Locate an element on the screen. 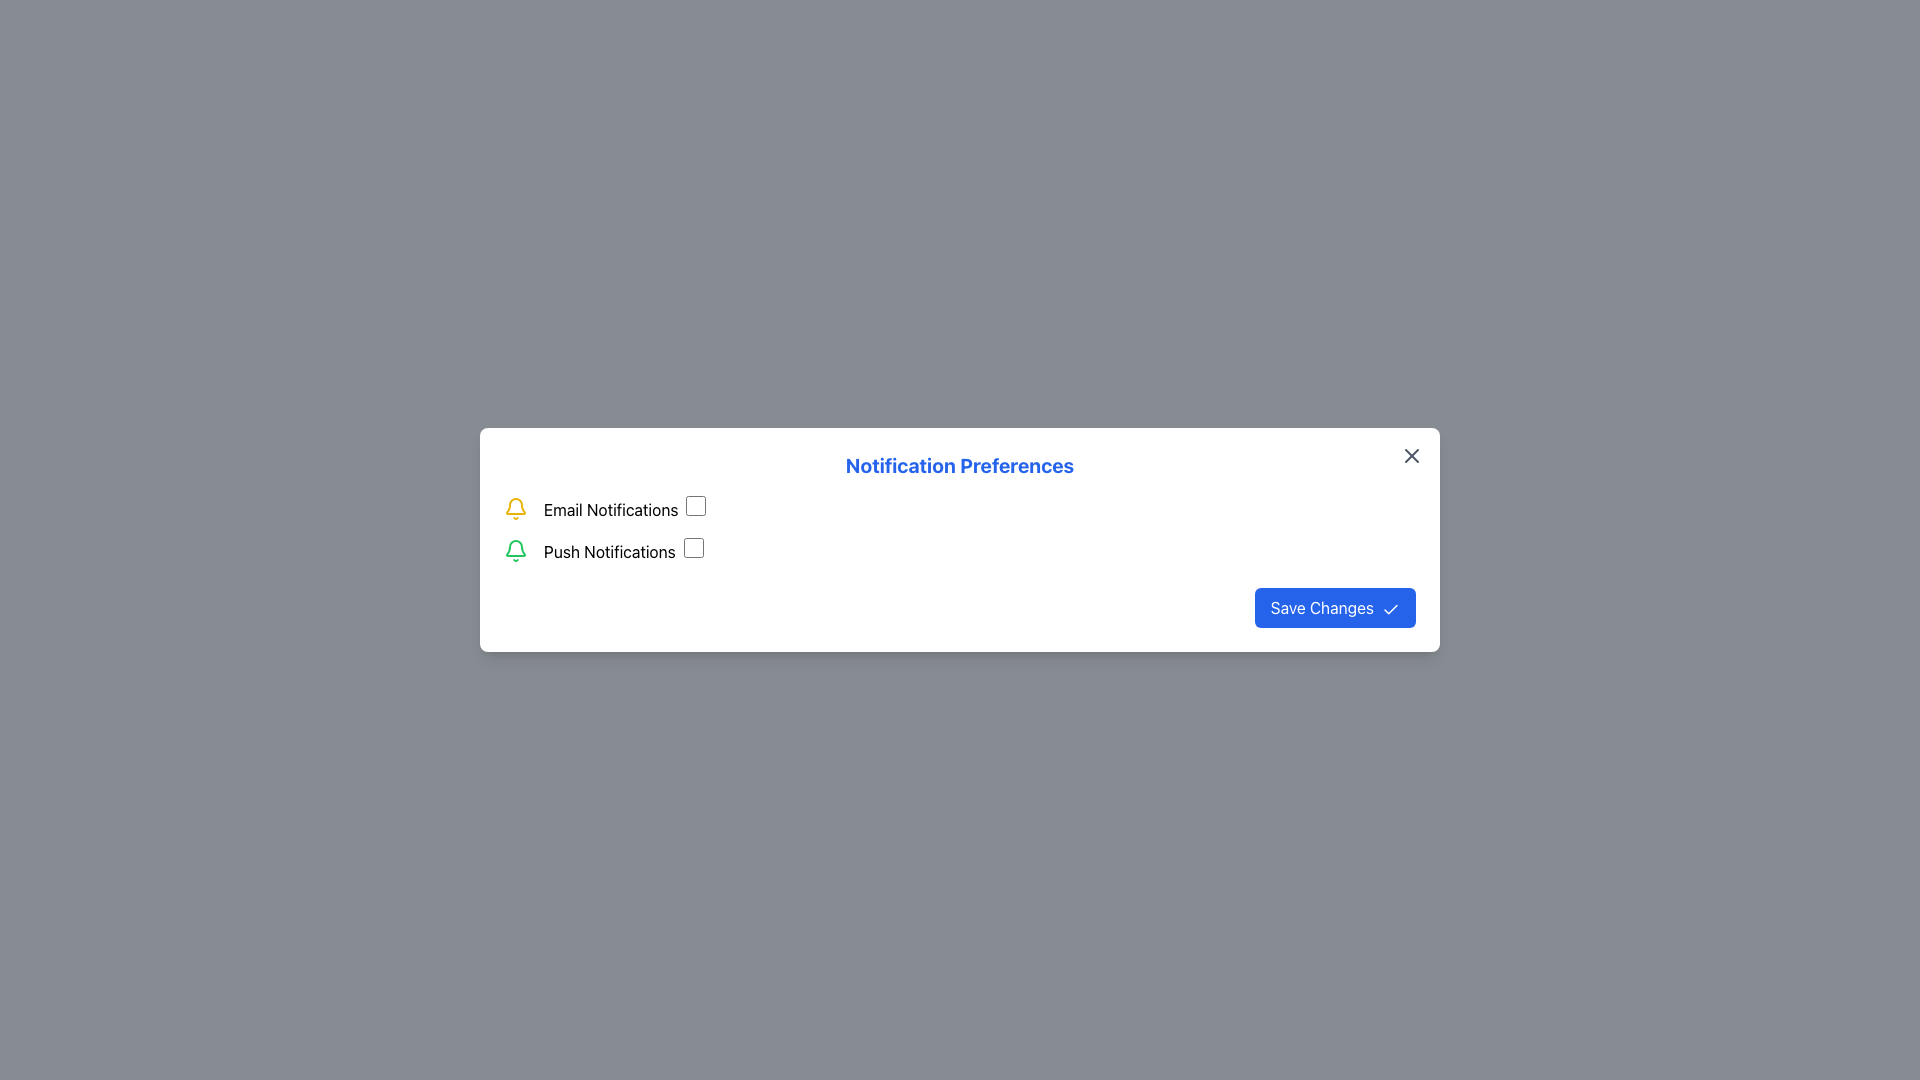  the bell icon that represents notifications, located to the left of the 'Email Notifications' label within the 'Notification Preferences' section is located at coordinates (515, 508).